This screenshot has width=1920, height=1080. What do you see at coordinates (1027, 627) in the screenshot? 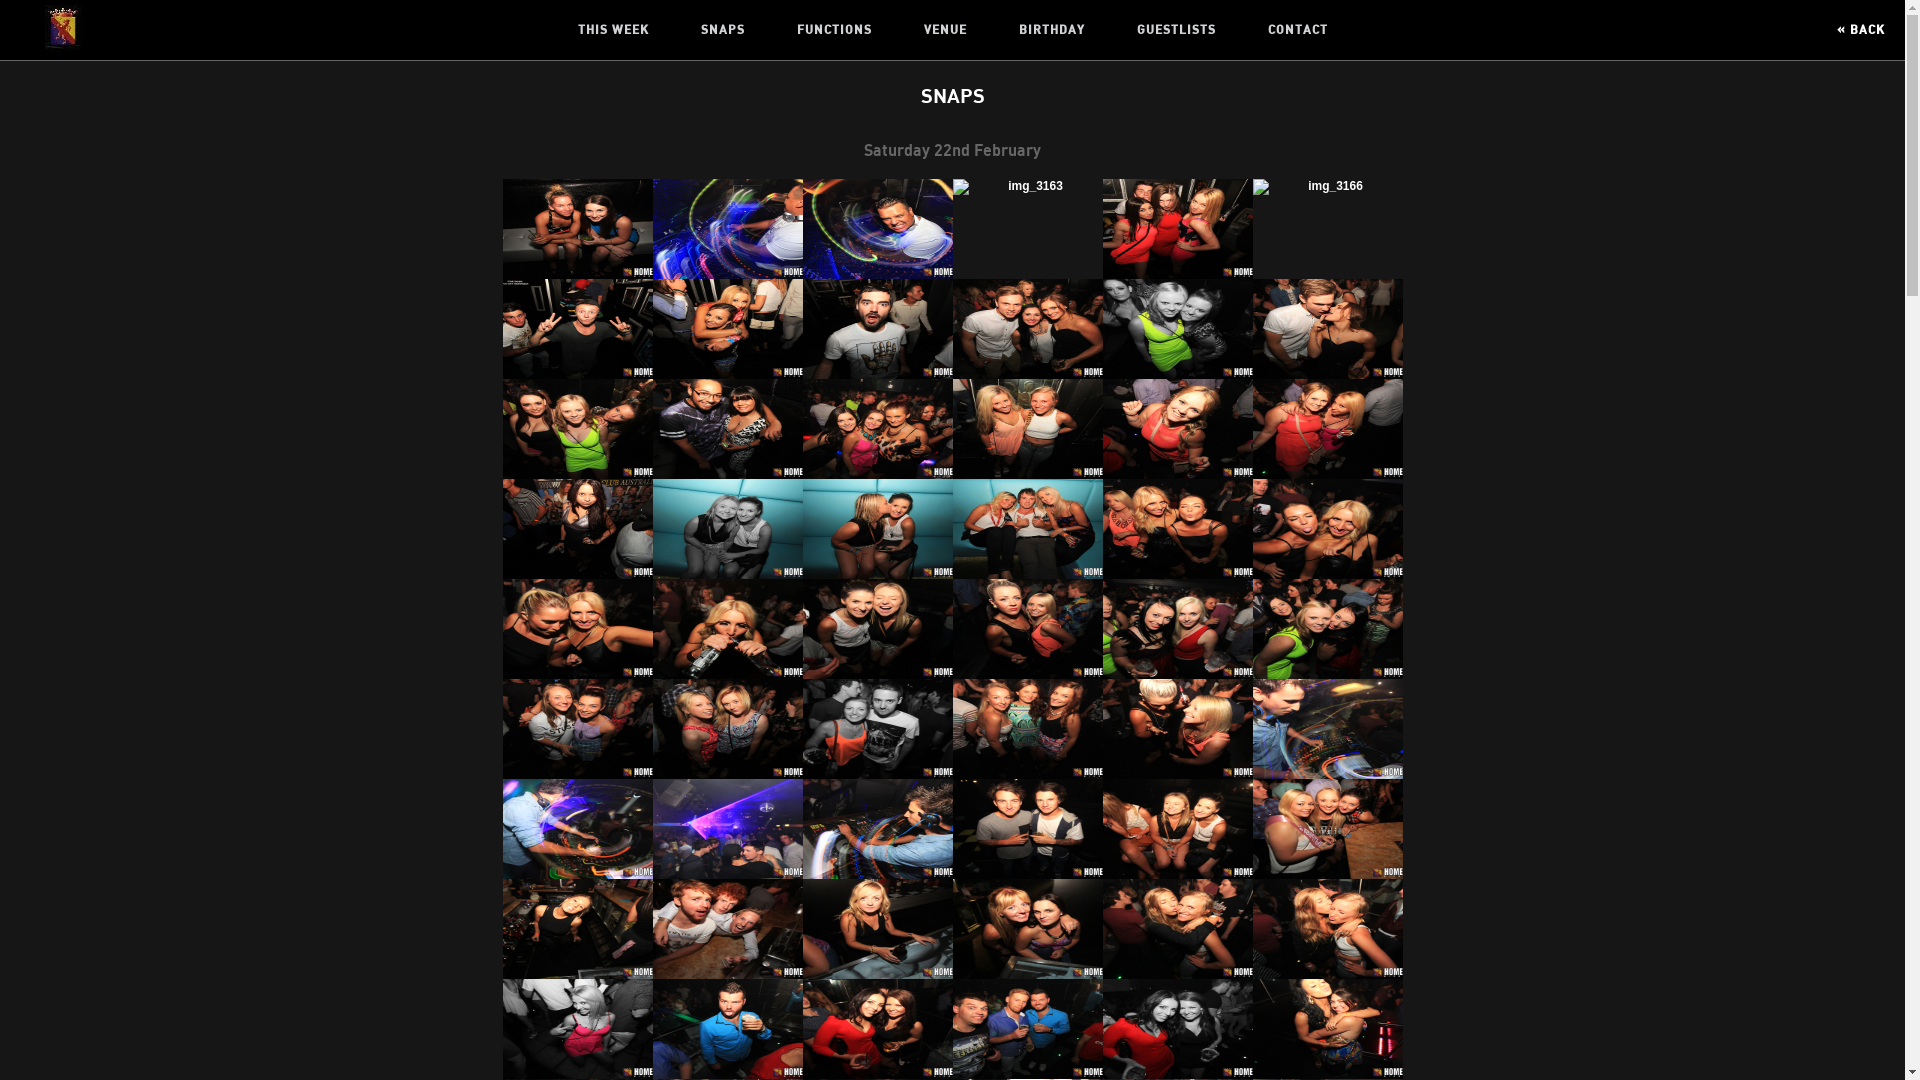
I see `' '` at bounding box center [1027, 627].